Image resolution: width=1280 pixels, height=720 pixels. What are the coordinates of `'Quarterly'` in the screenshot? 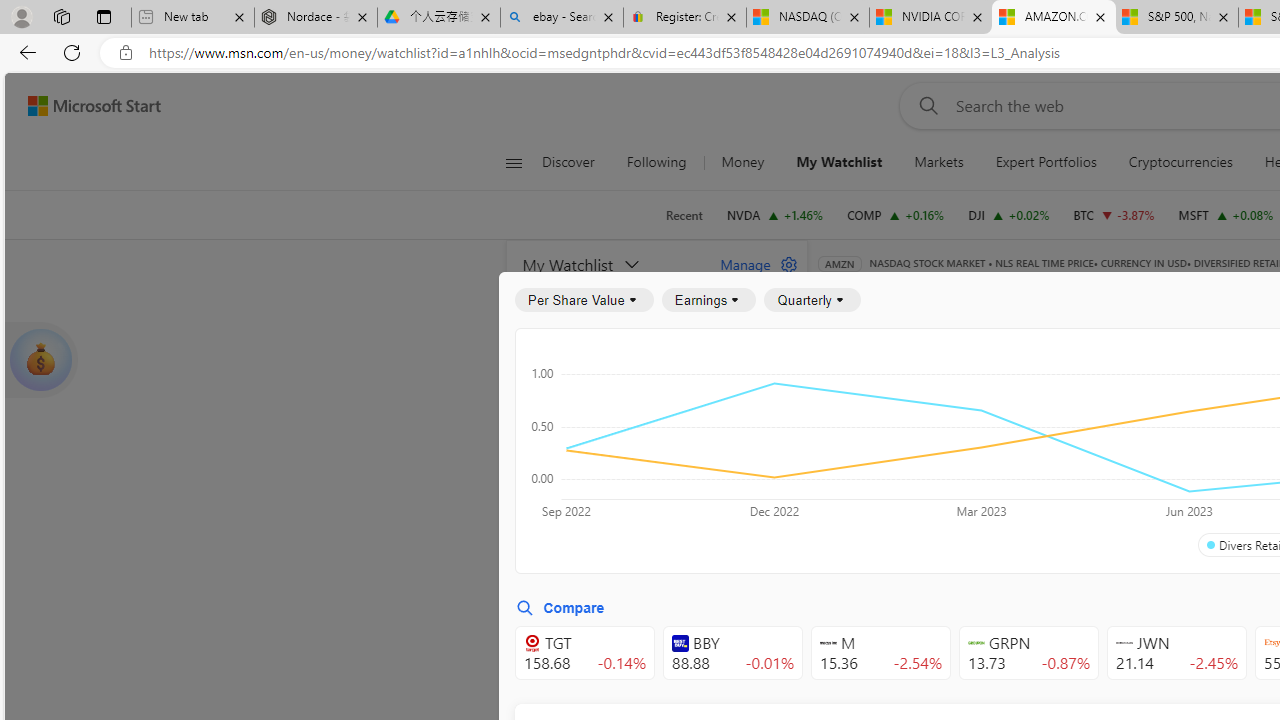 It's located at (812, 300).